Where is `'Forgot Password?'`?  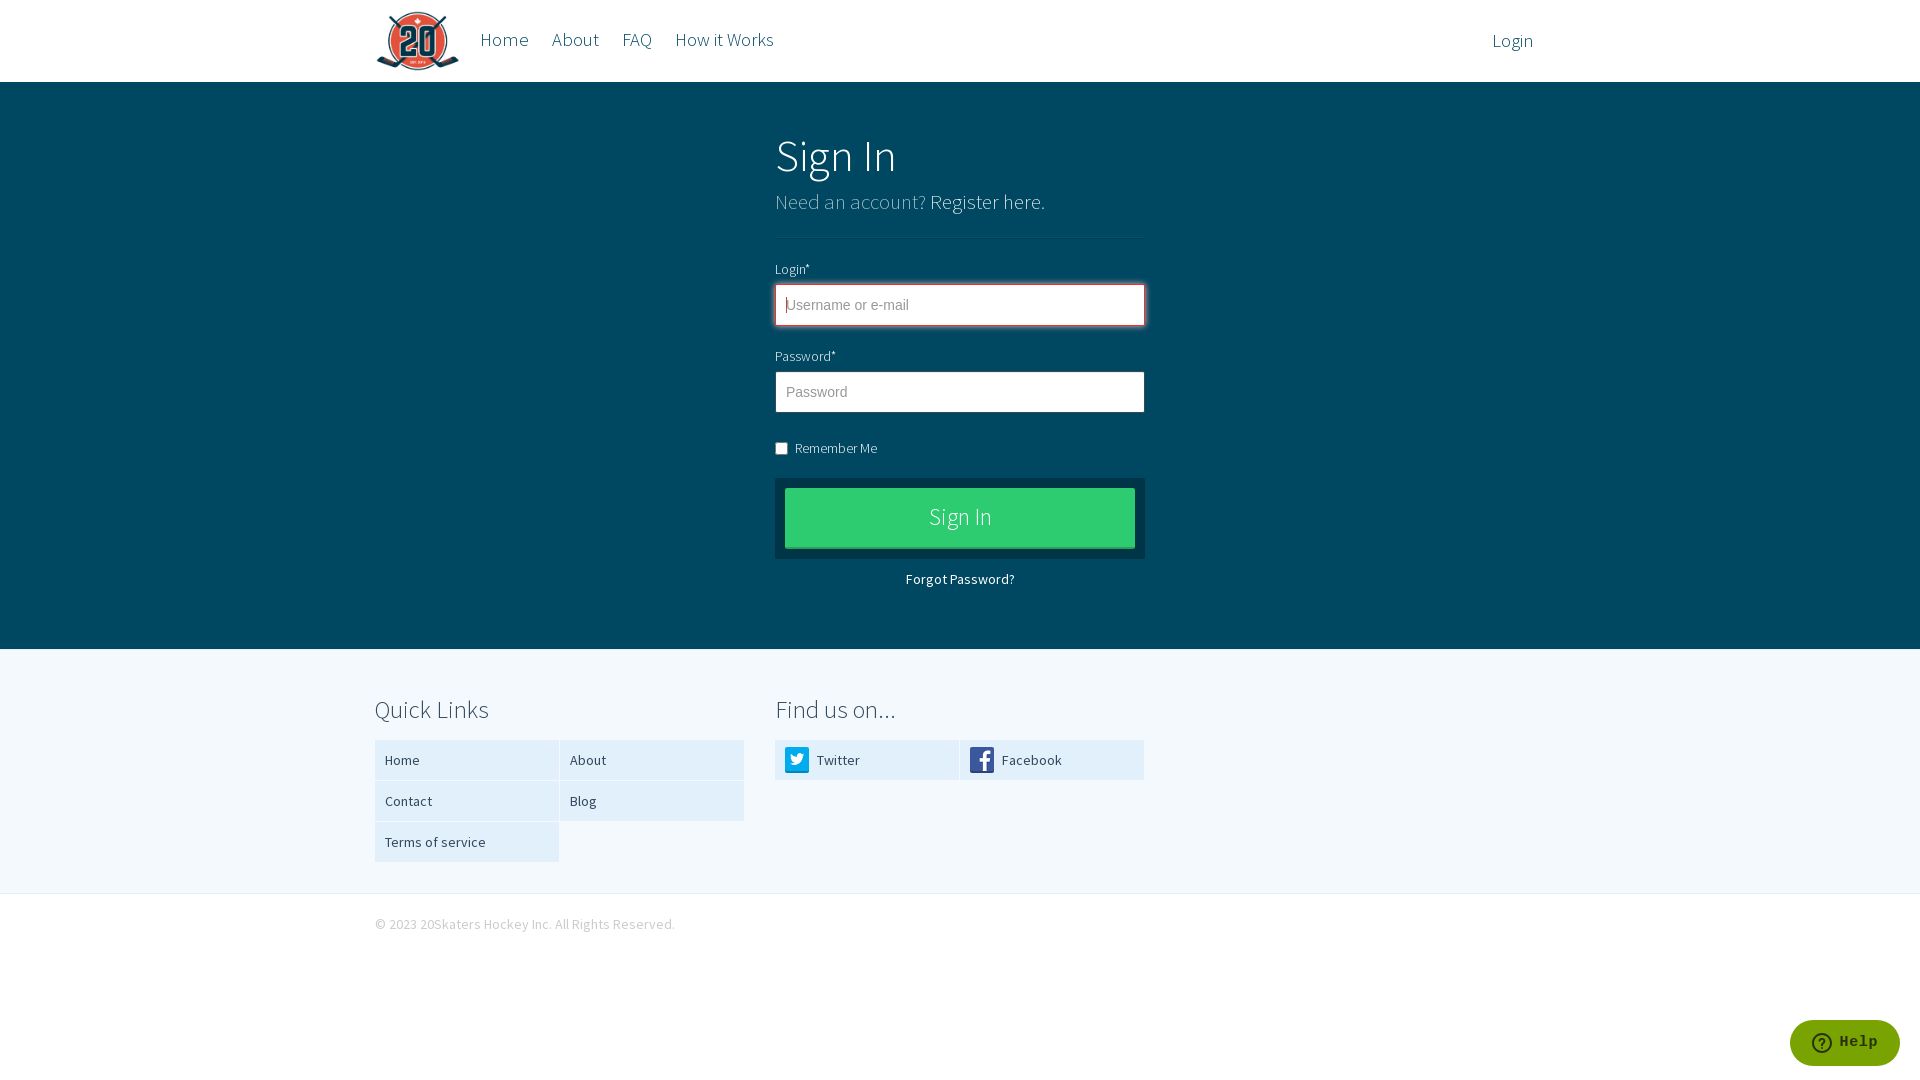 'Forgot Password?' is located at coordinates (960, 578).